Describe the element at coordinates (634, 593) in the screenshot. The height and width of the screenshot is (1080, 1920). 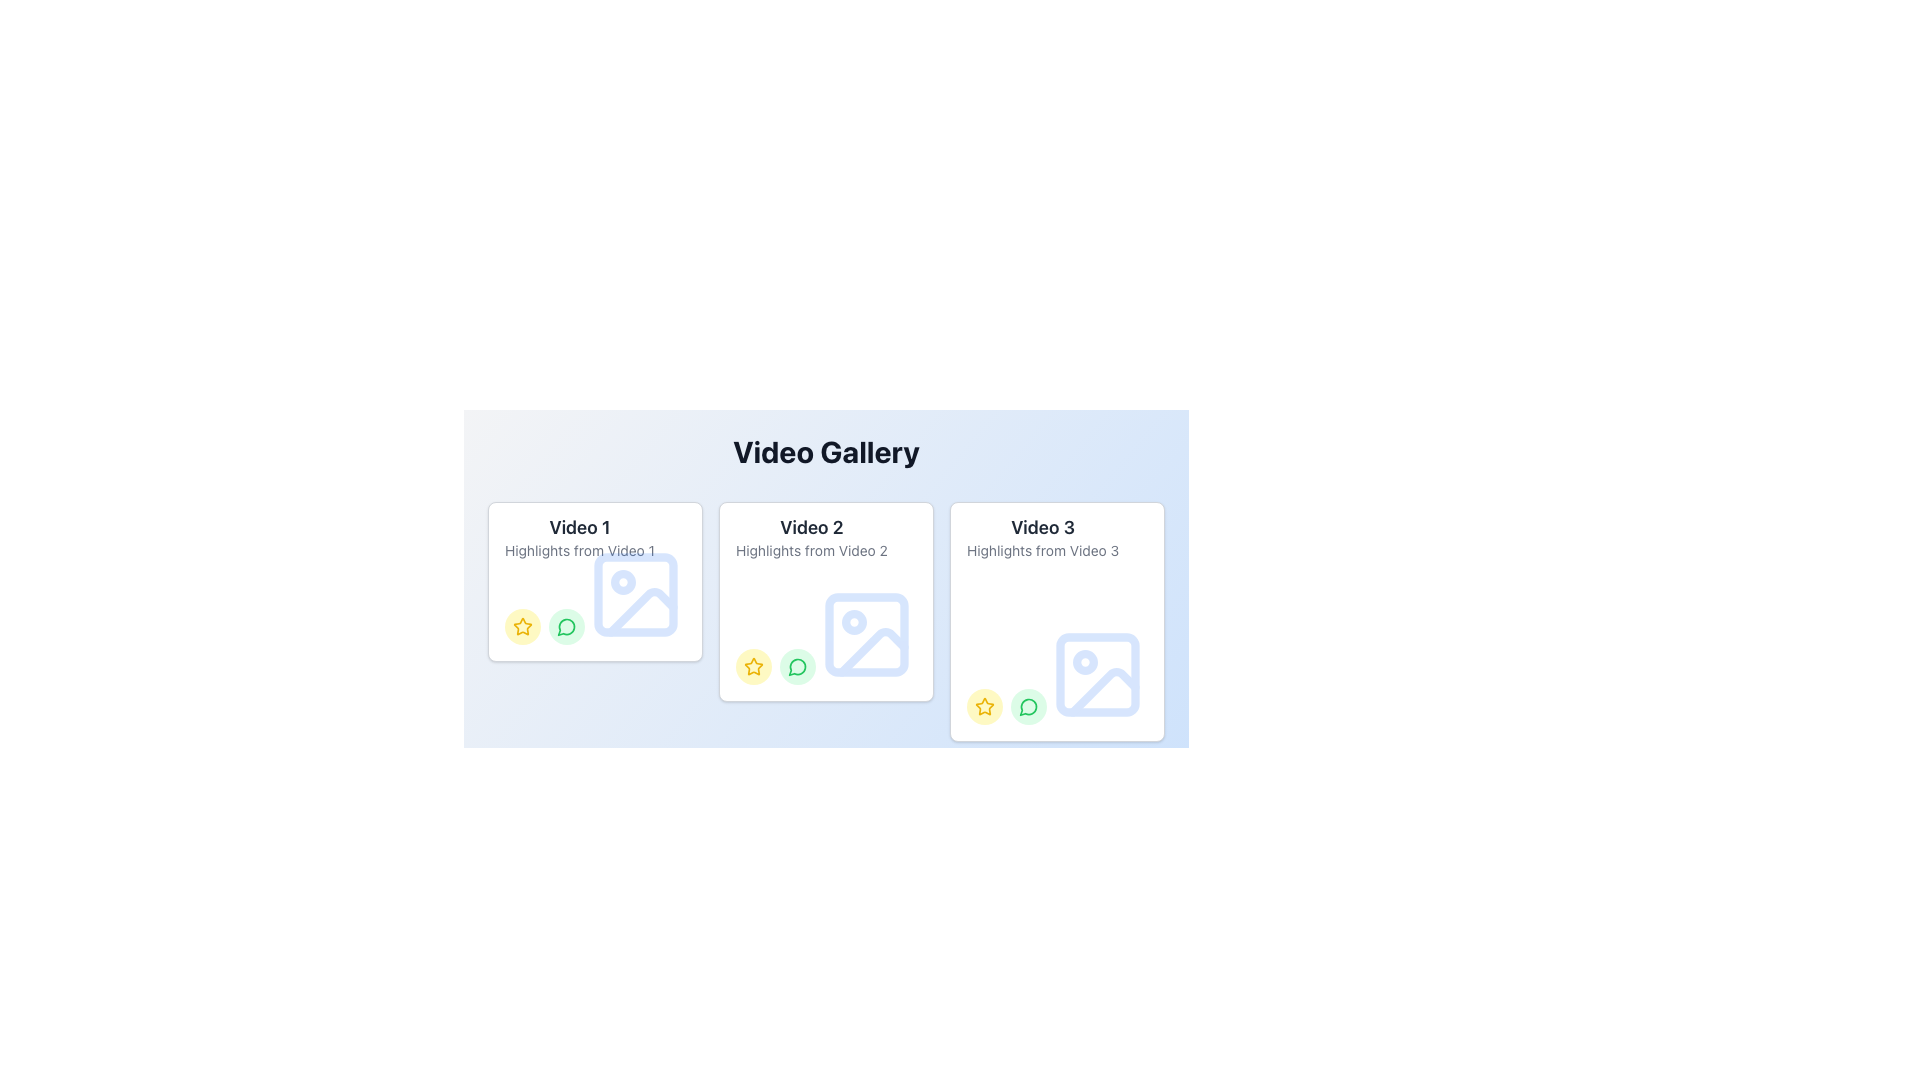
I see `the graphic icon located in the bottom-right corner of the card element for Video 1 to initiate interactions` at that location.